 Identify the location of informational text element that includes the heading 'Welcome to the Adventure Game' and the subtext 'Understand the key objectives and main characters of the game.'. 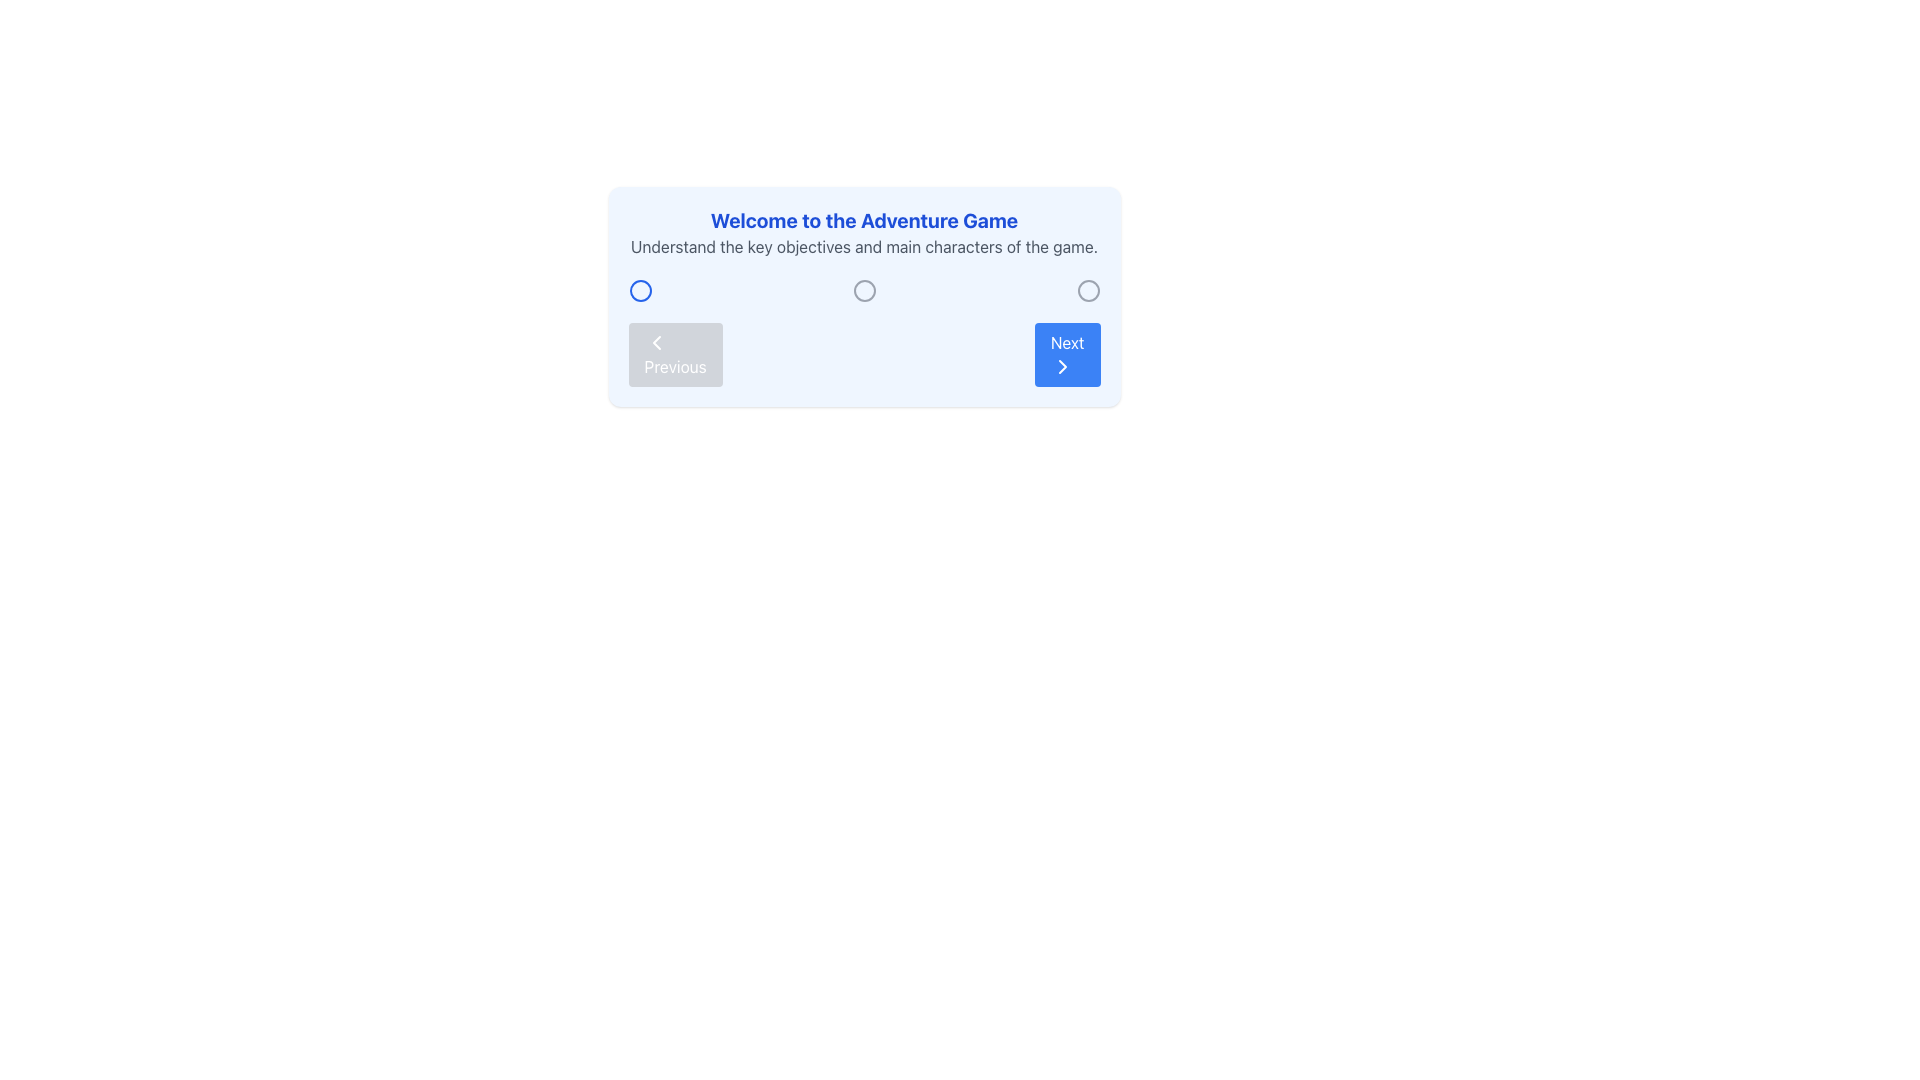
(864, 231).